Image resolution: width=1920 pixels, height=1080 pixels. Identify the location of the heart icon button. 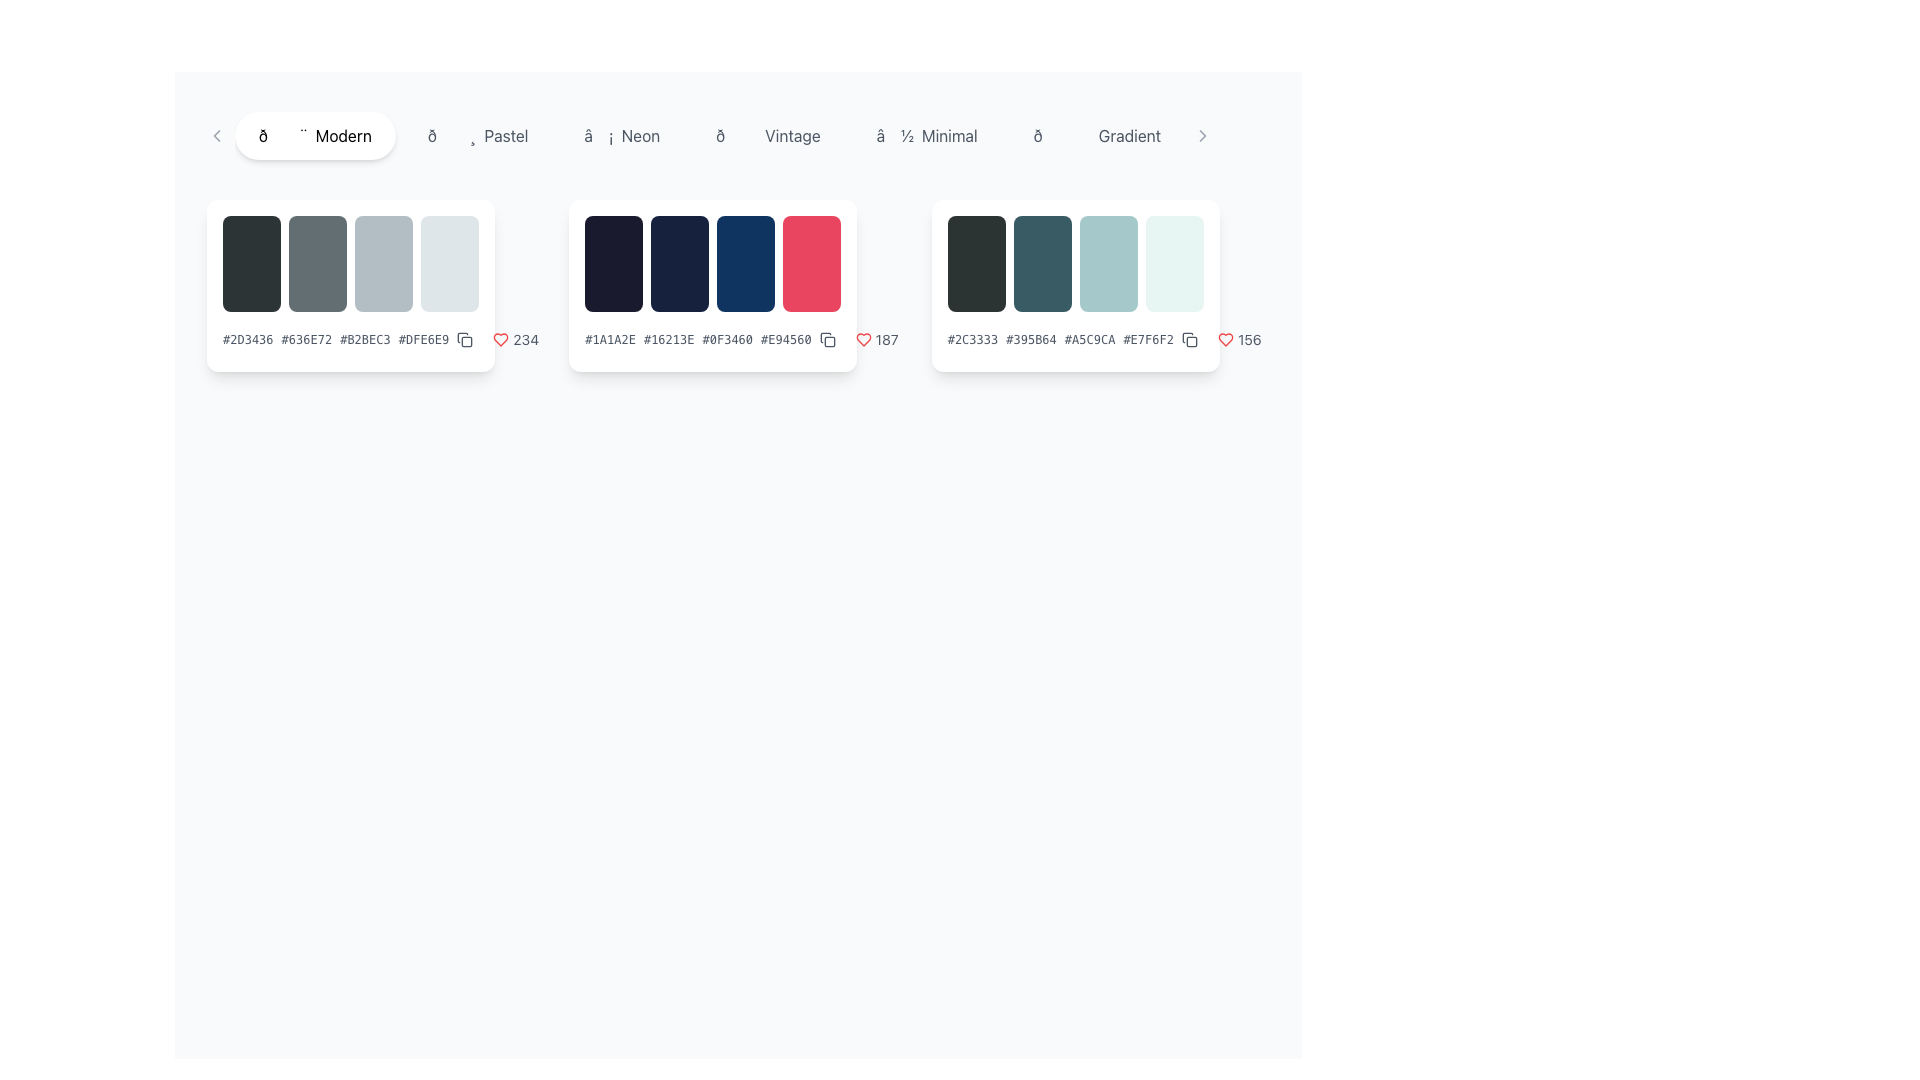
(863, 338).